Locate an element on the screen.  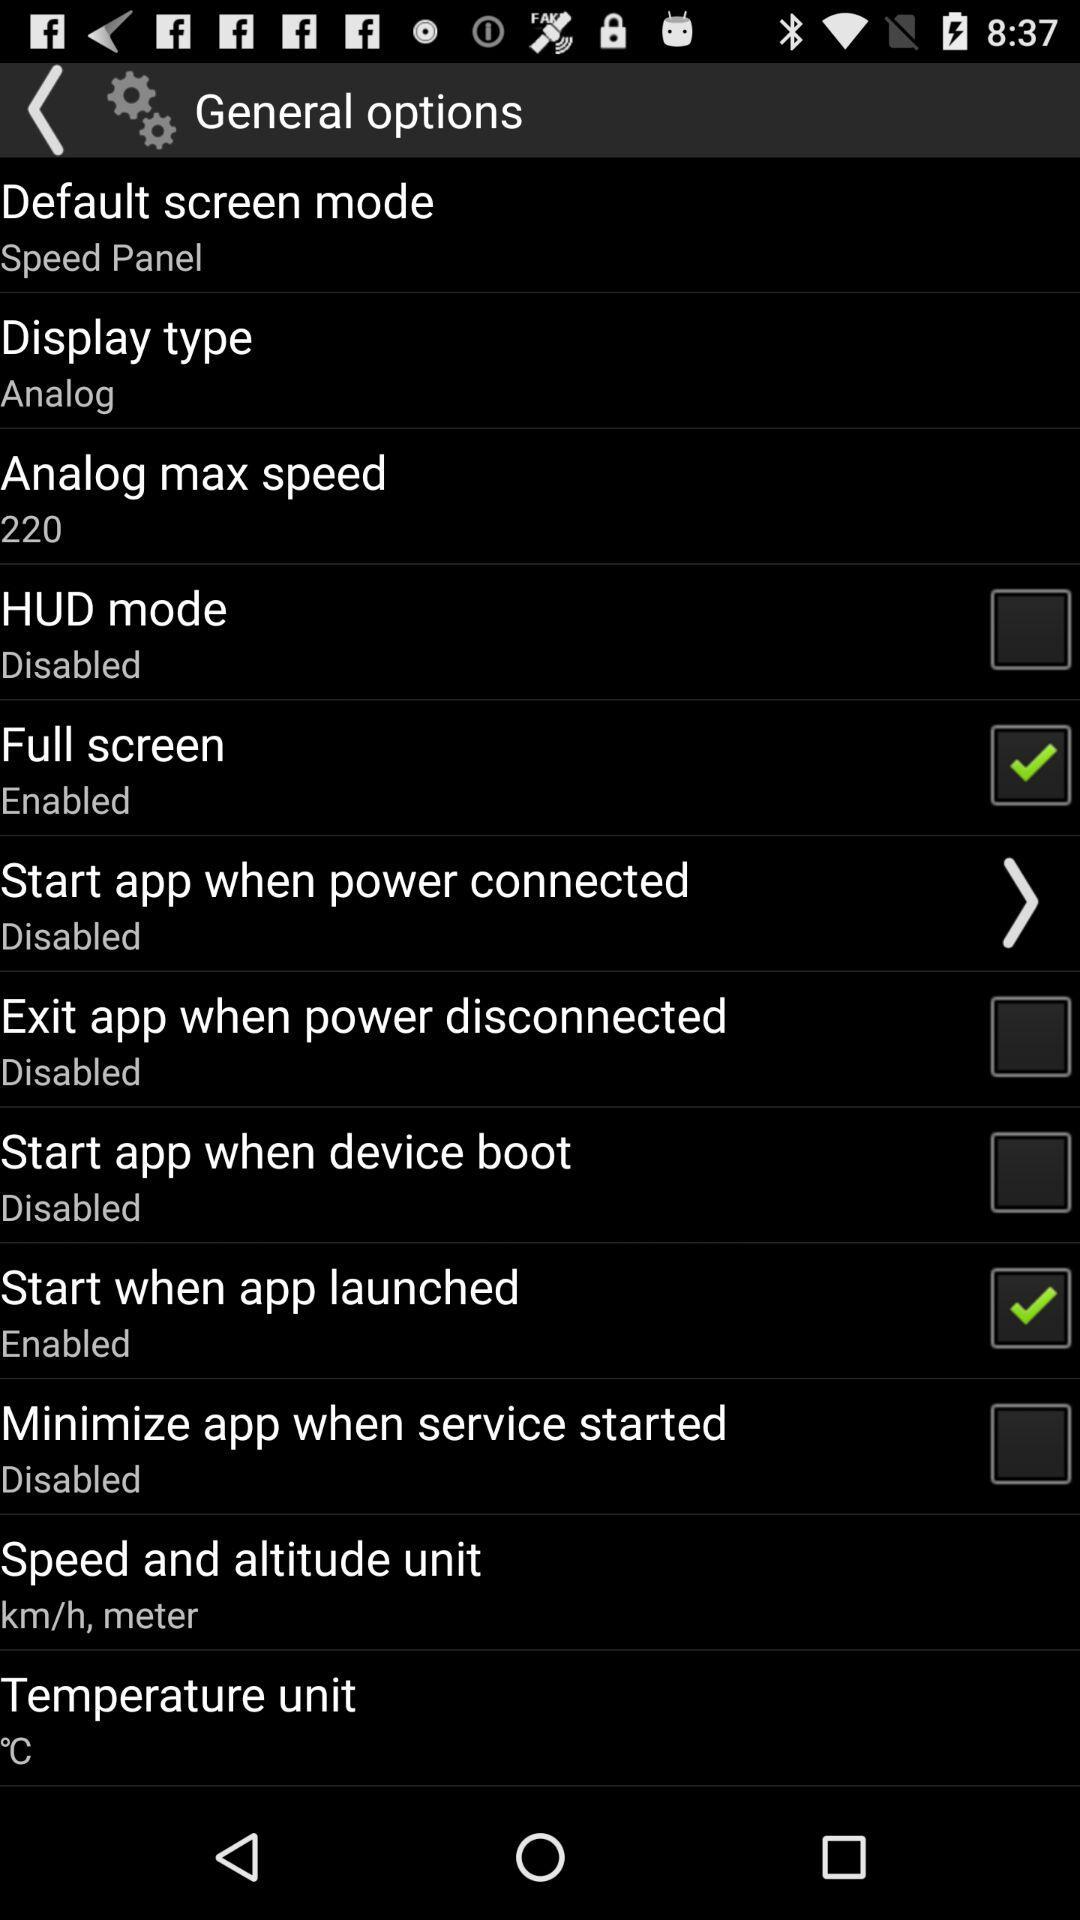
the default screen mode app is located at coordinates (217, 199).